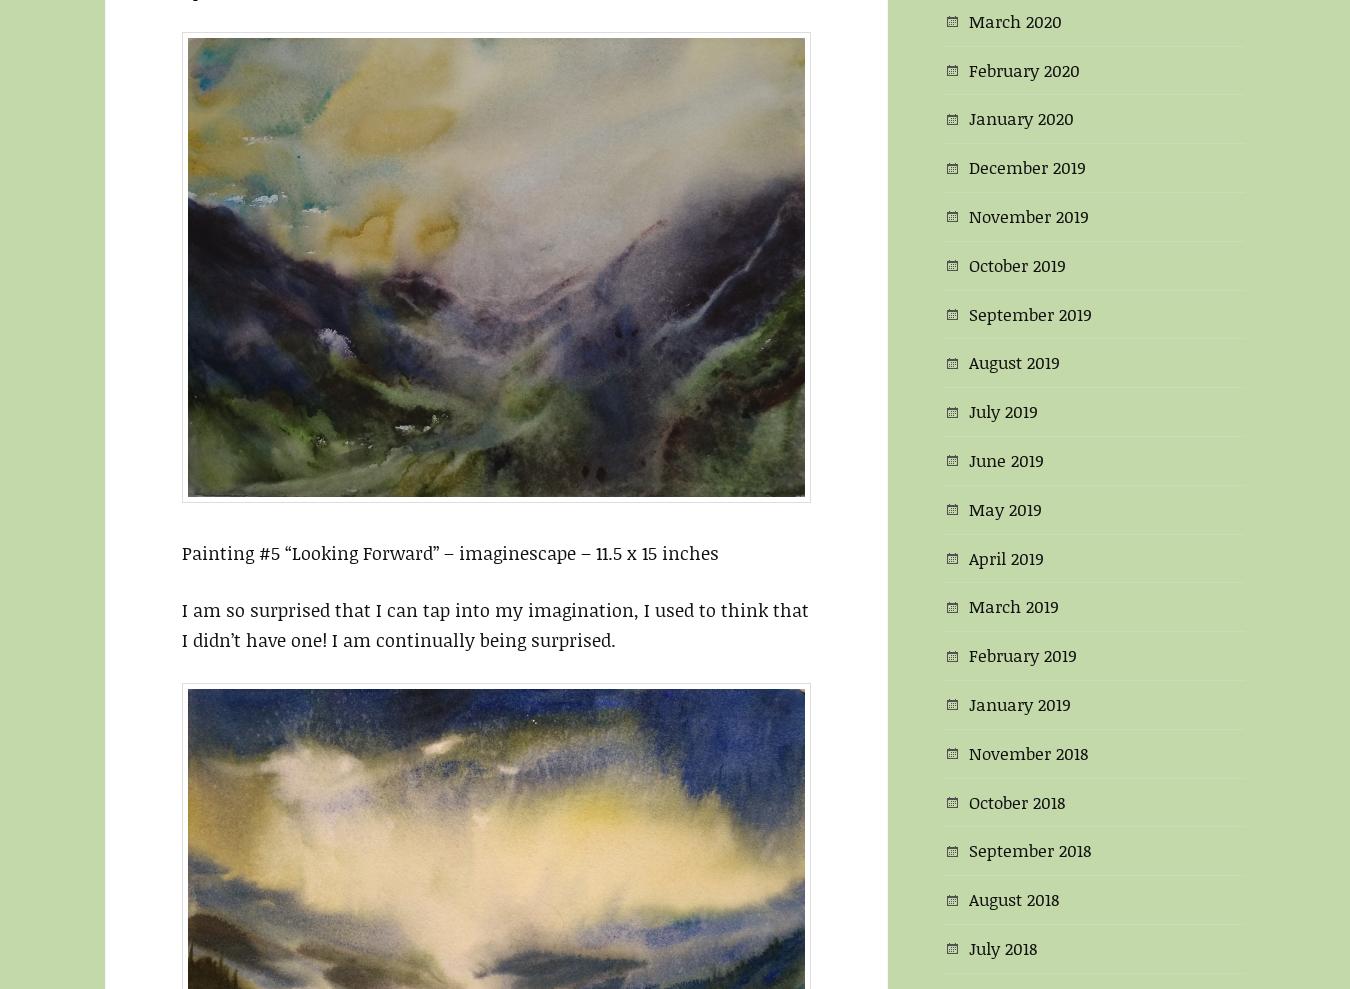 Image resolution: width=1350 pixels, height=989 pixels. Describe the element at coordinates (1005, 457) in the screenshot. I see `'June 2019'` at that location.